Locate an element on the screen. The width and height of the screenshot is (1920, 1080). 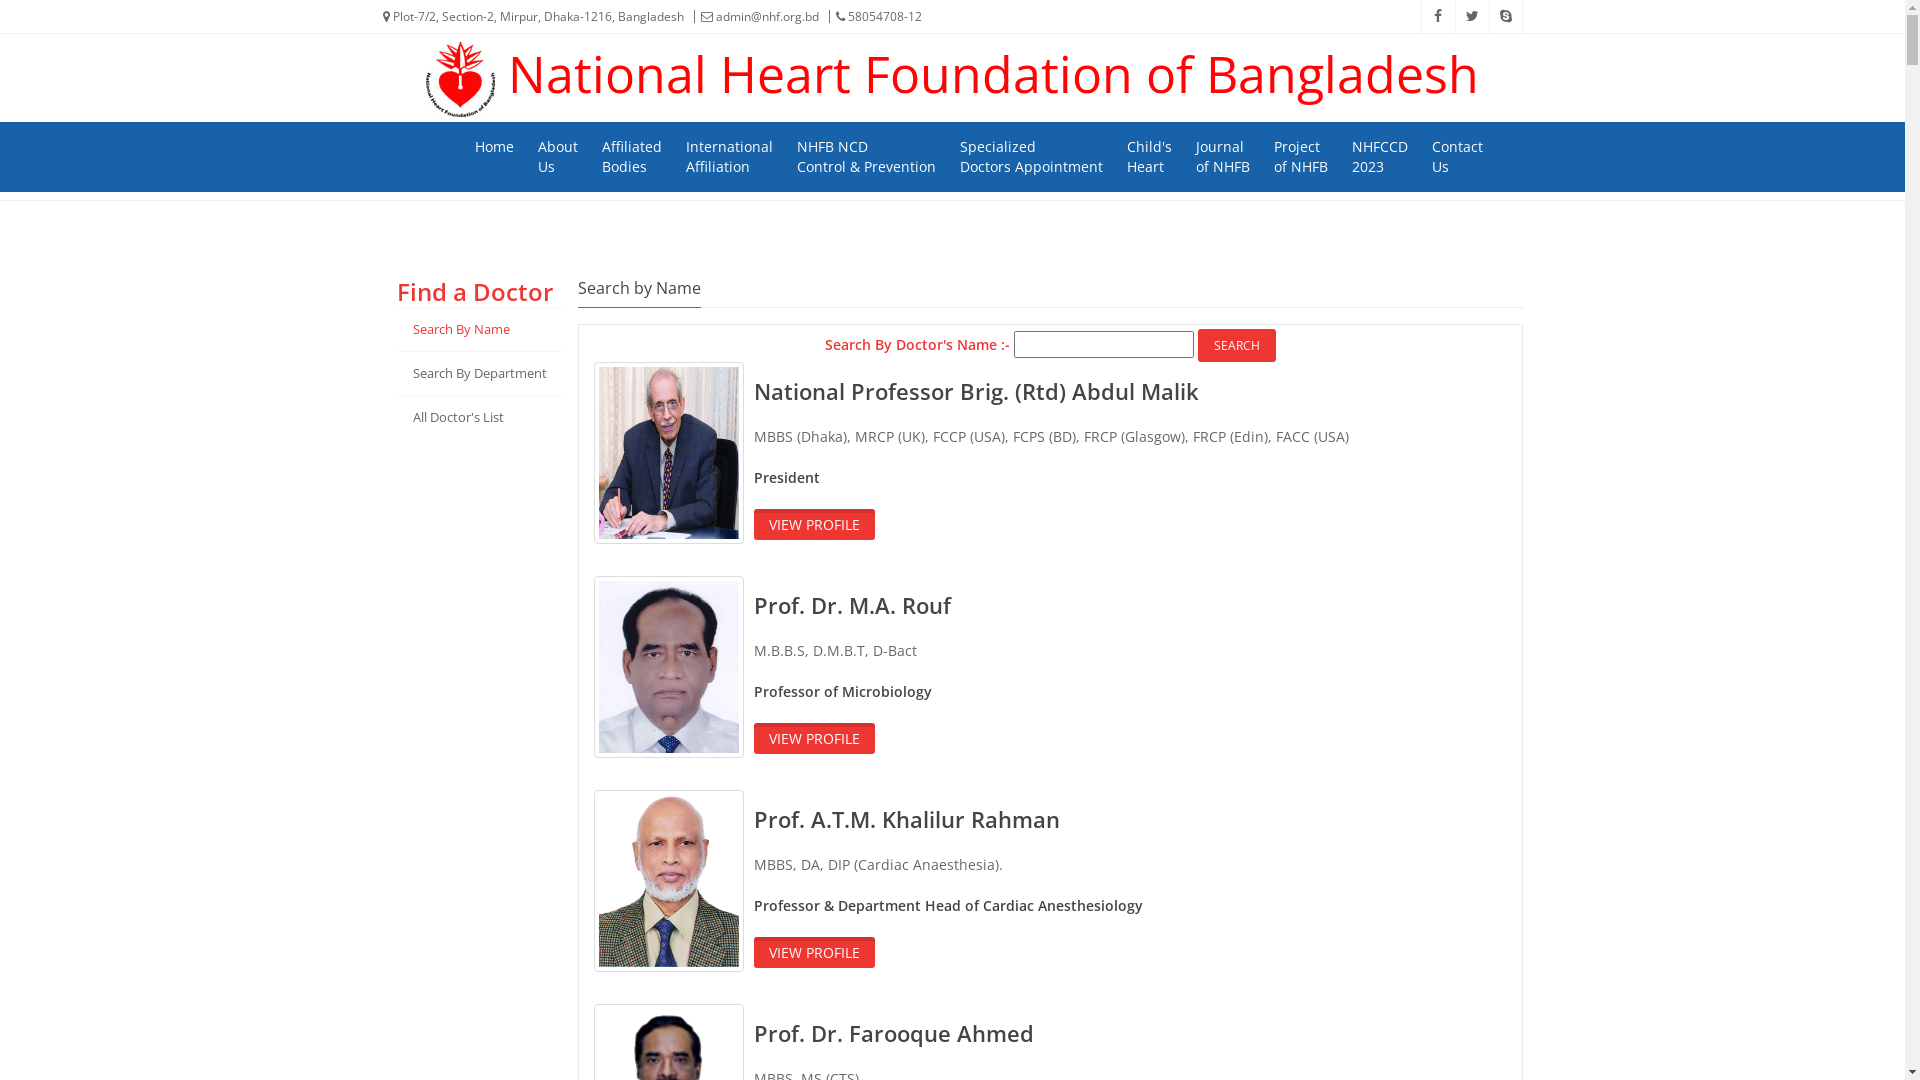
'admin@nhf.org.bd' is located at coordinates (752, 16).